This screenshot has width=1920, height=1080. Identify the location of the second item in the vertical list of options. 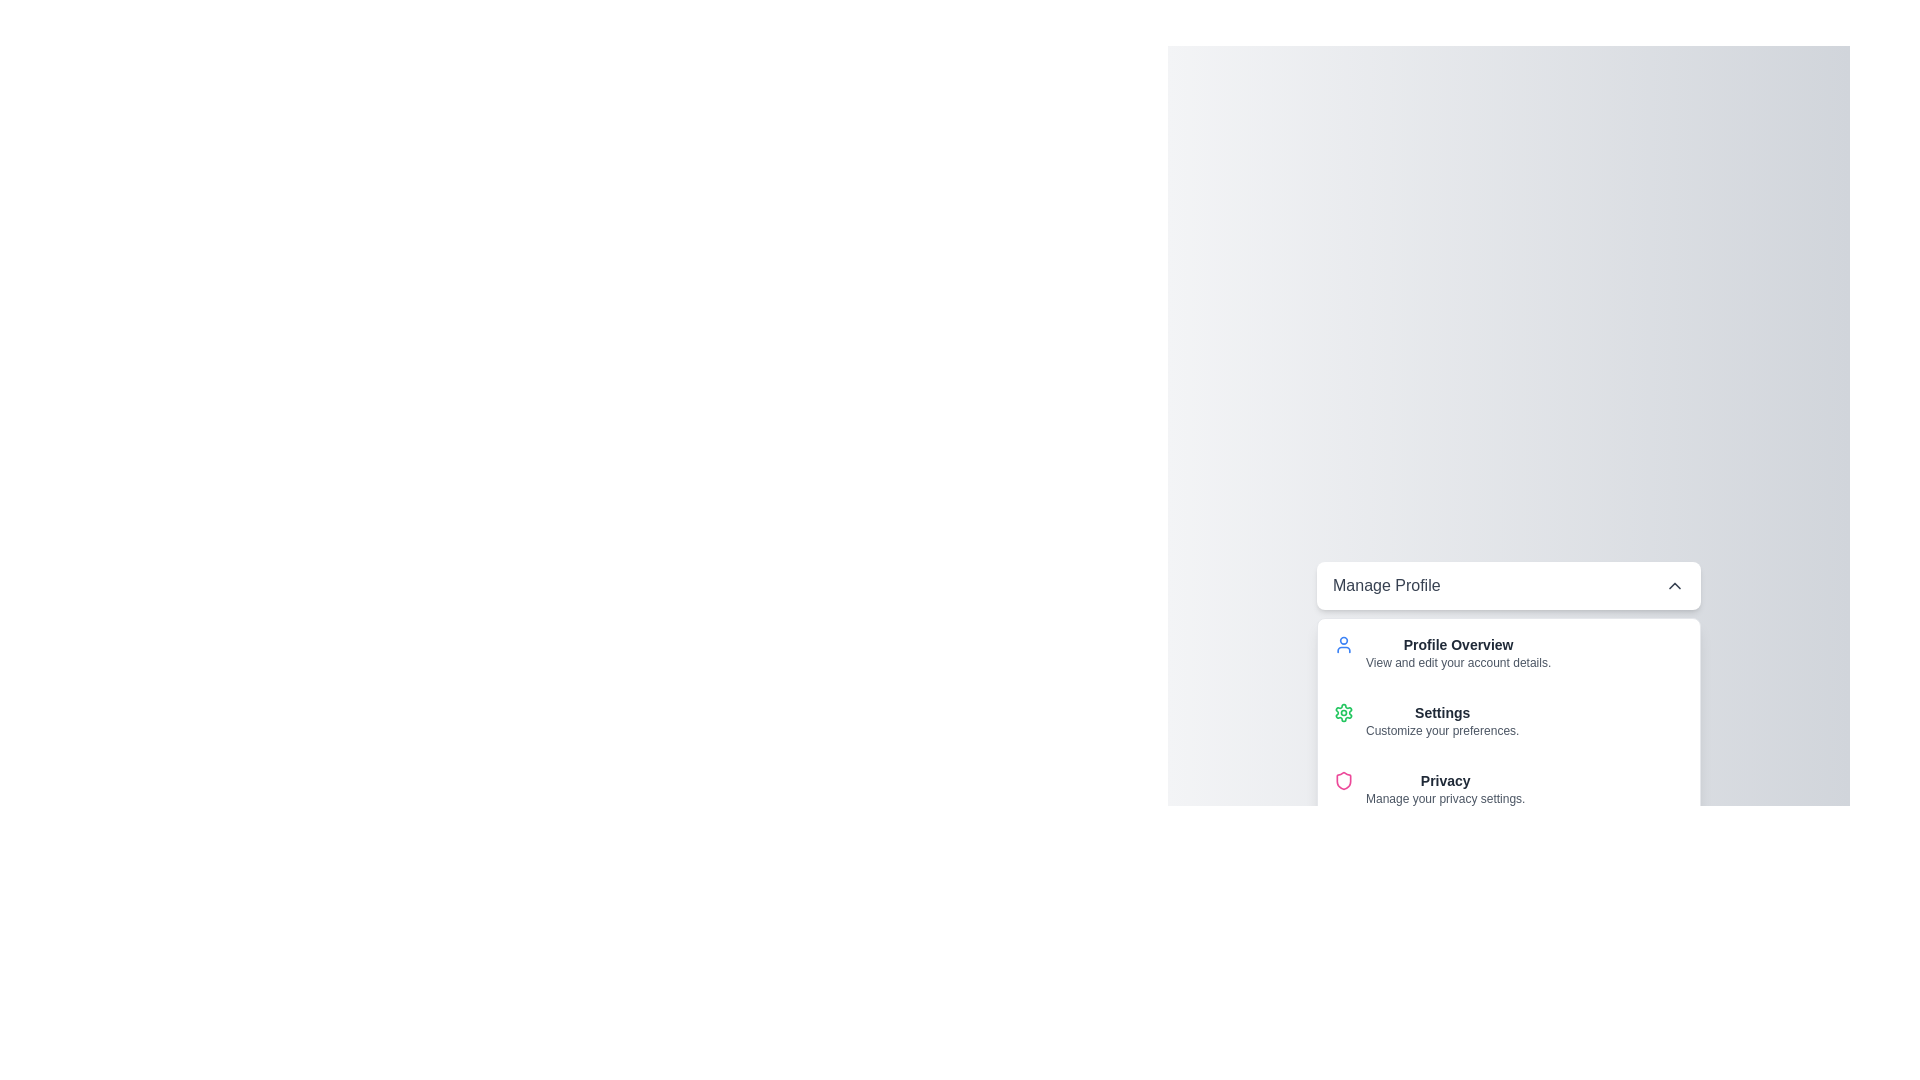
(1508, 721).